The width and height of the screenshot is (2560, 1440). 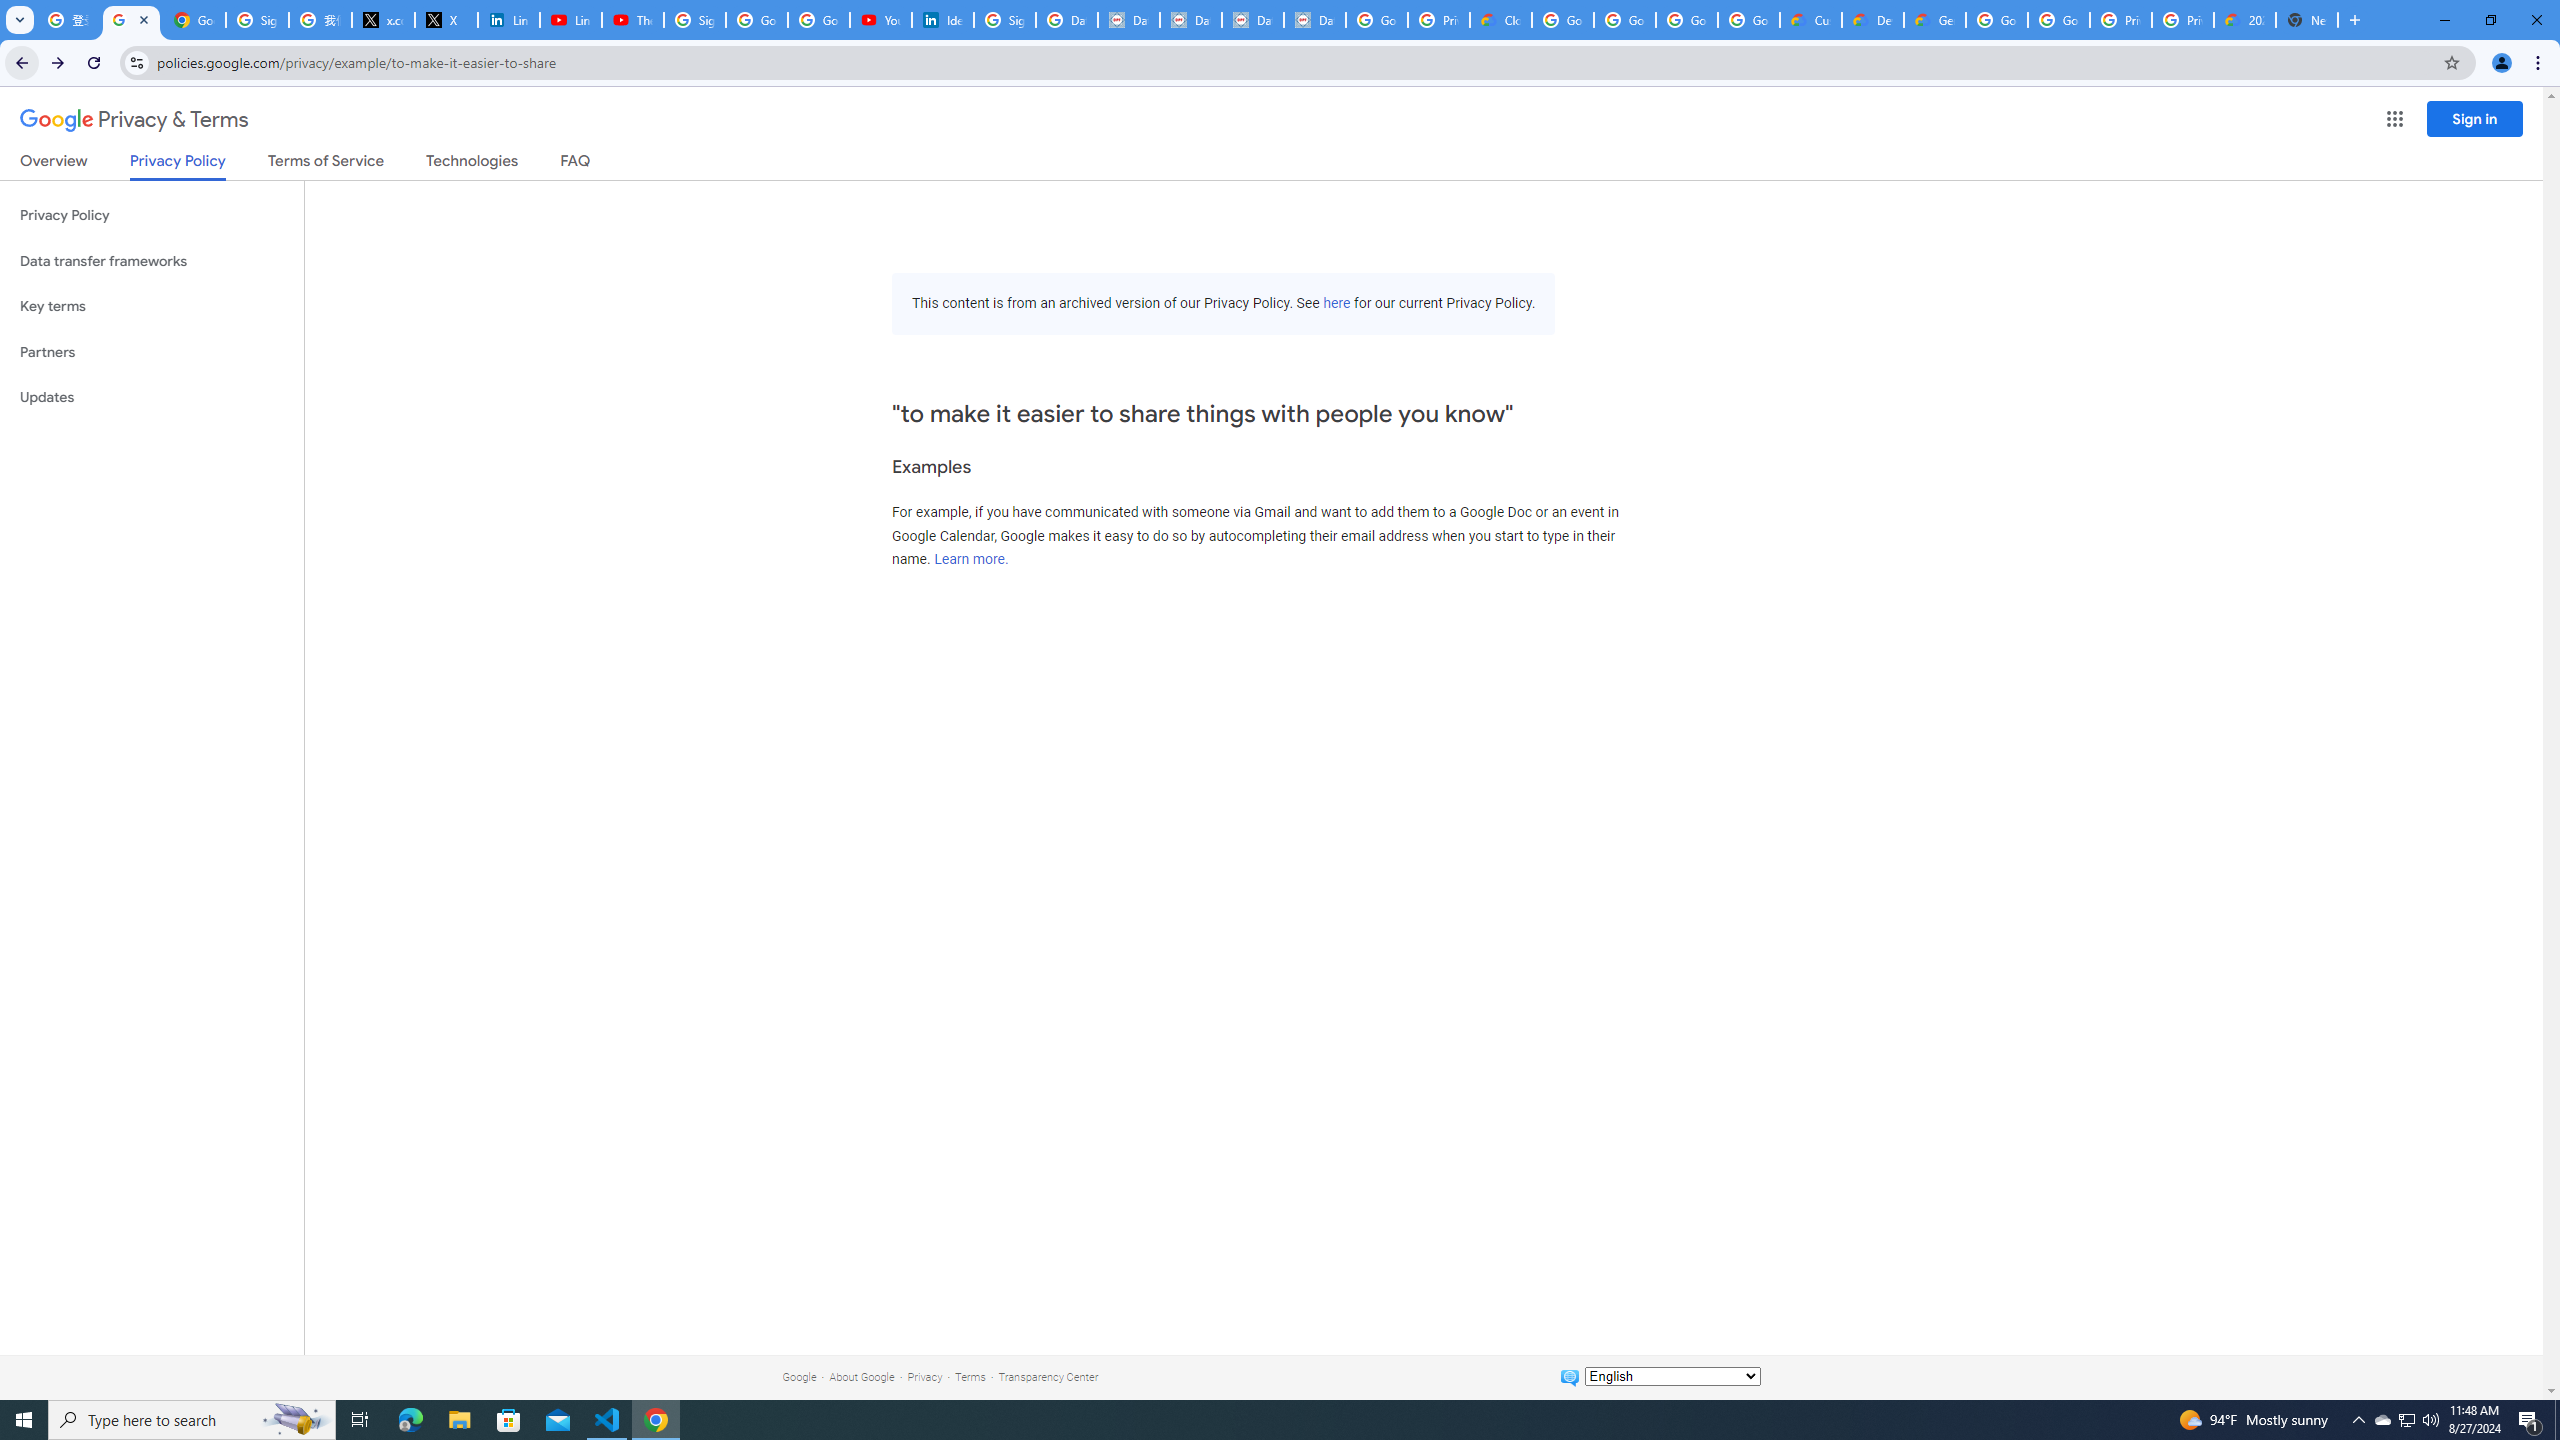 What do you see at coordinates (1003, 19) in the screenshot?
I see `'Sign in - Google Accounts'` at bounding box center [1003, 19].